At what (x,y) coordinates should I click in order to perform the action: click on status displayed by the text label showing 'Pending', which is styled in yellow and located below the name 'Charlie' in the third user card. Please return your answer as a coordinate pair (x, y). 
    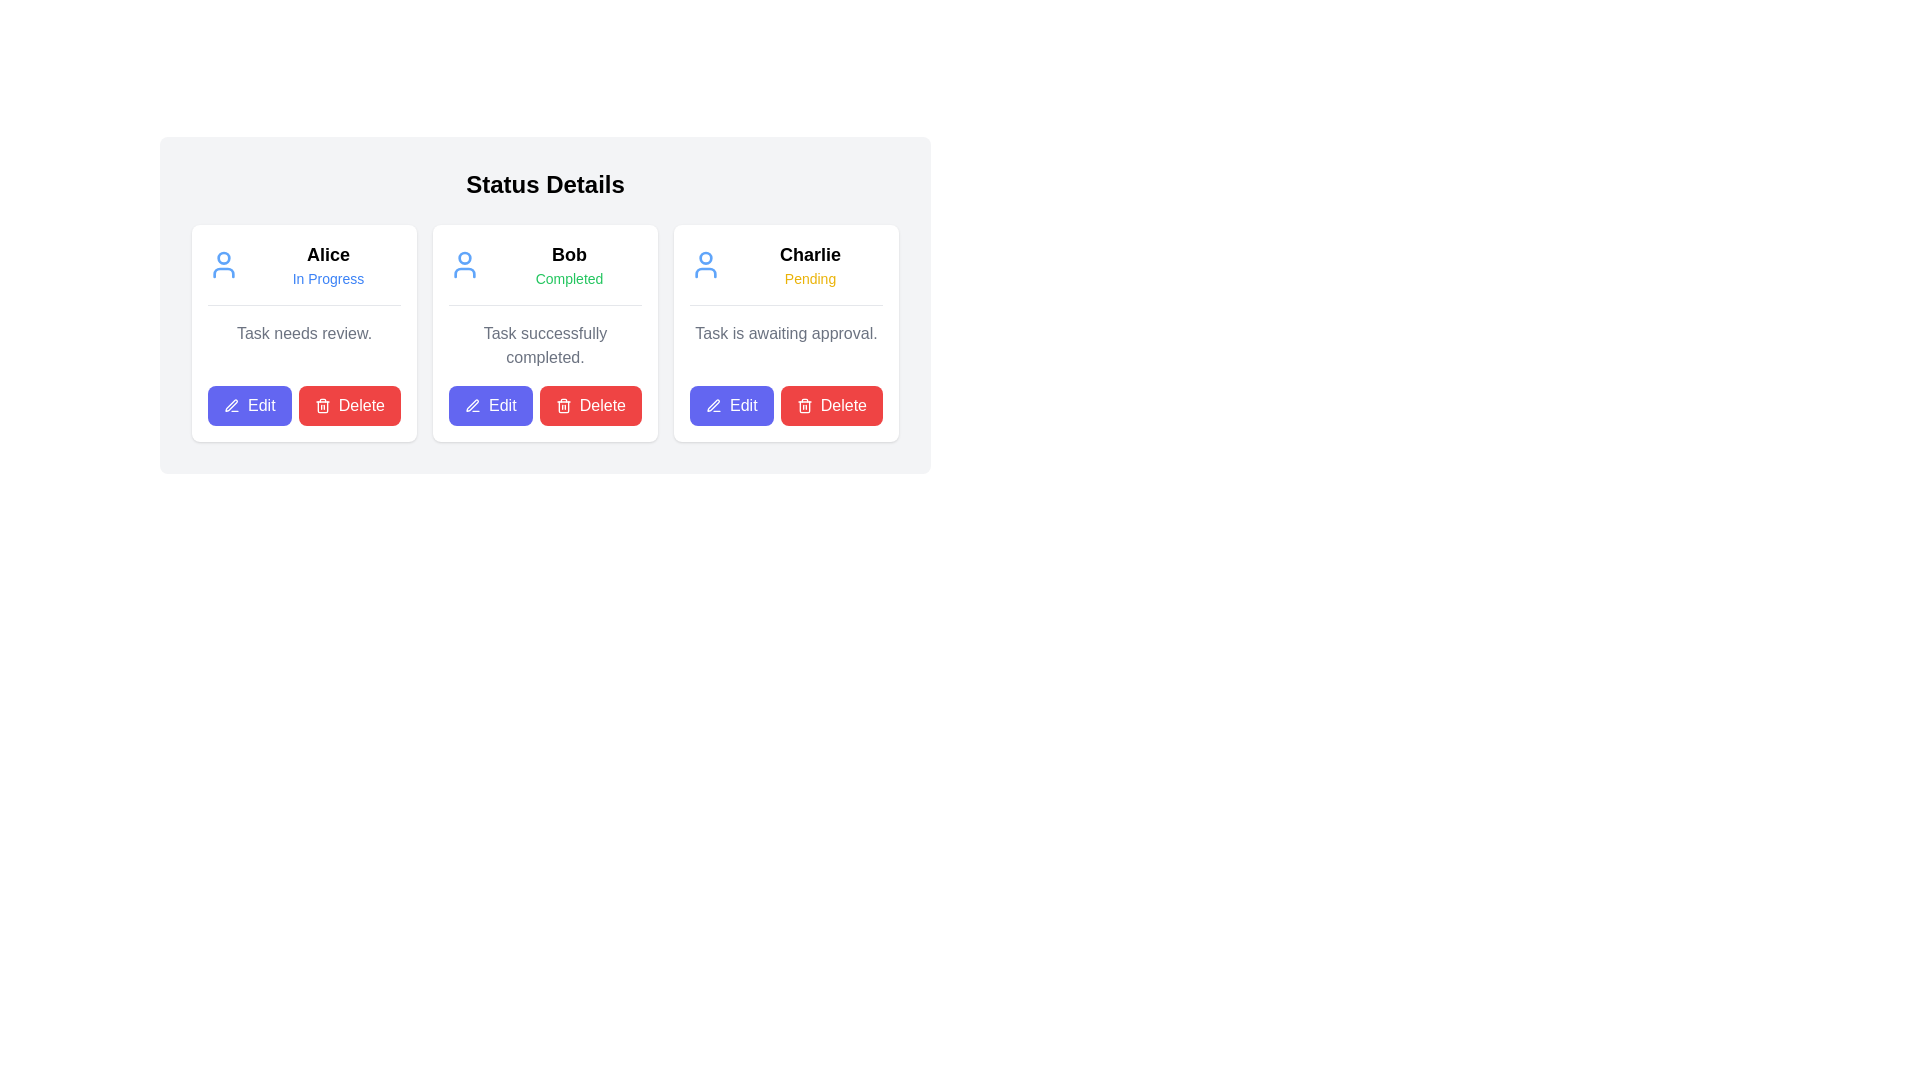
    Looking at the image, I should click on (810, 278).